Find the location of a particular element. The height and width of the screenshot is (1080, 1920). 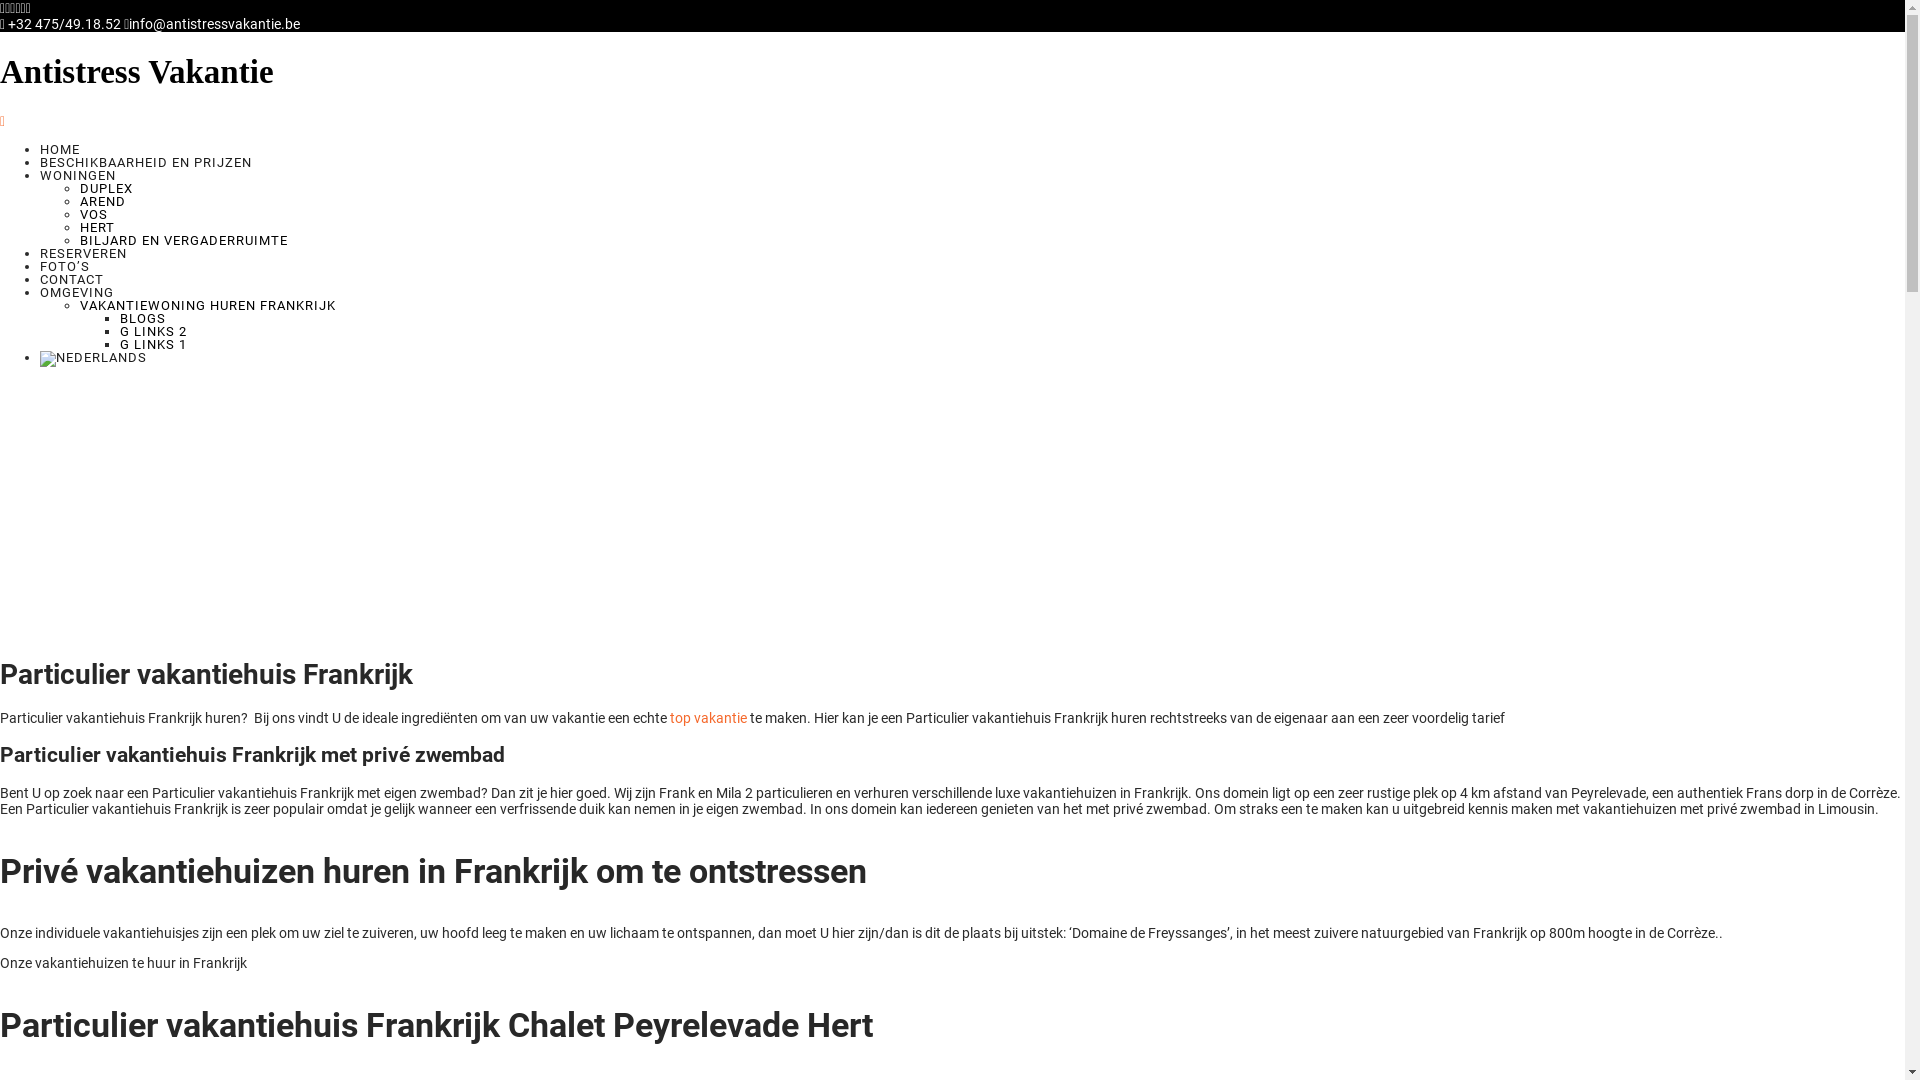

'RESERVEREN' is located at coordinates (82, 252).